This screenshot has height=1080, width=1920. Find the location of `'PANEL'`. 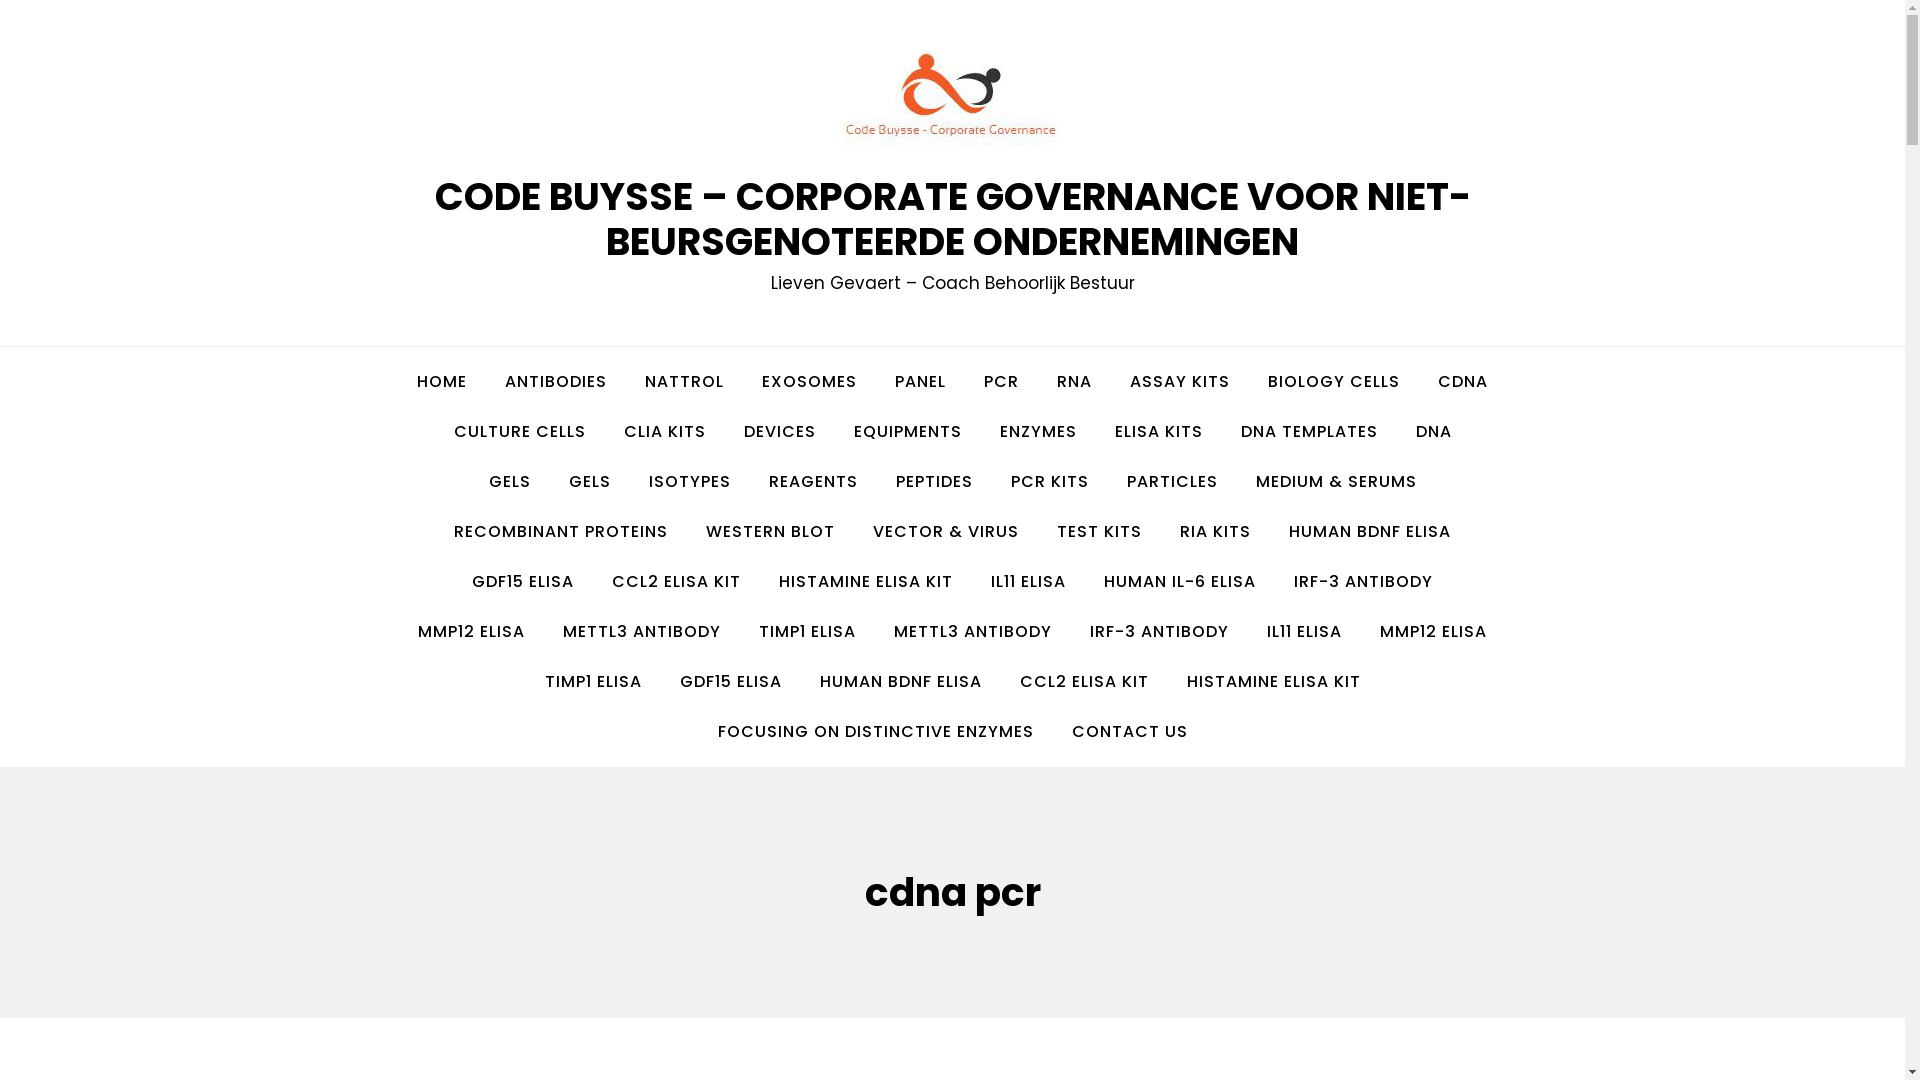

'PANEL' is located at coordinates (919, 381).